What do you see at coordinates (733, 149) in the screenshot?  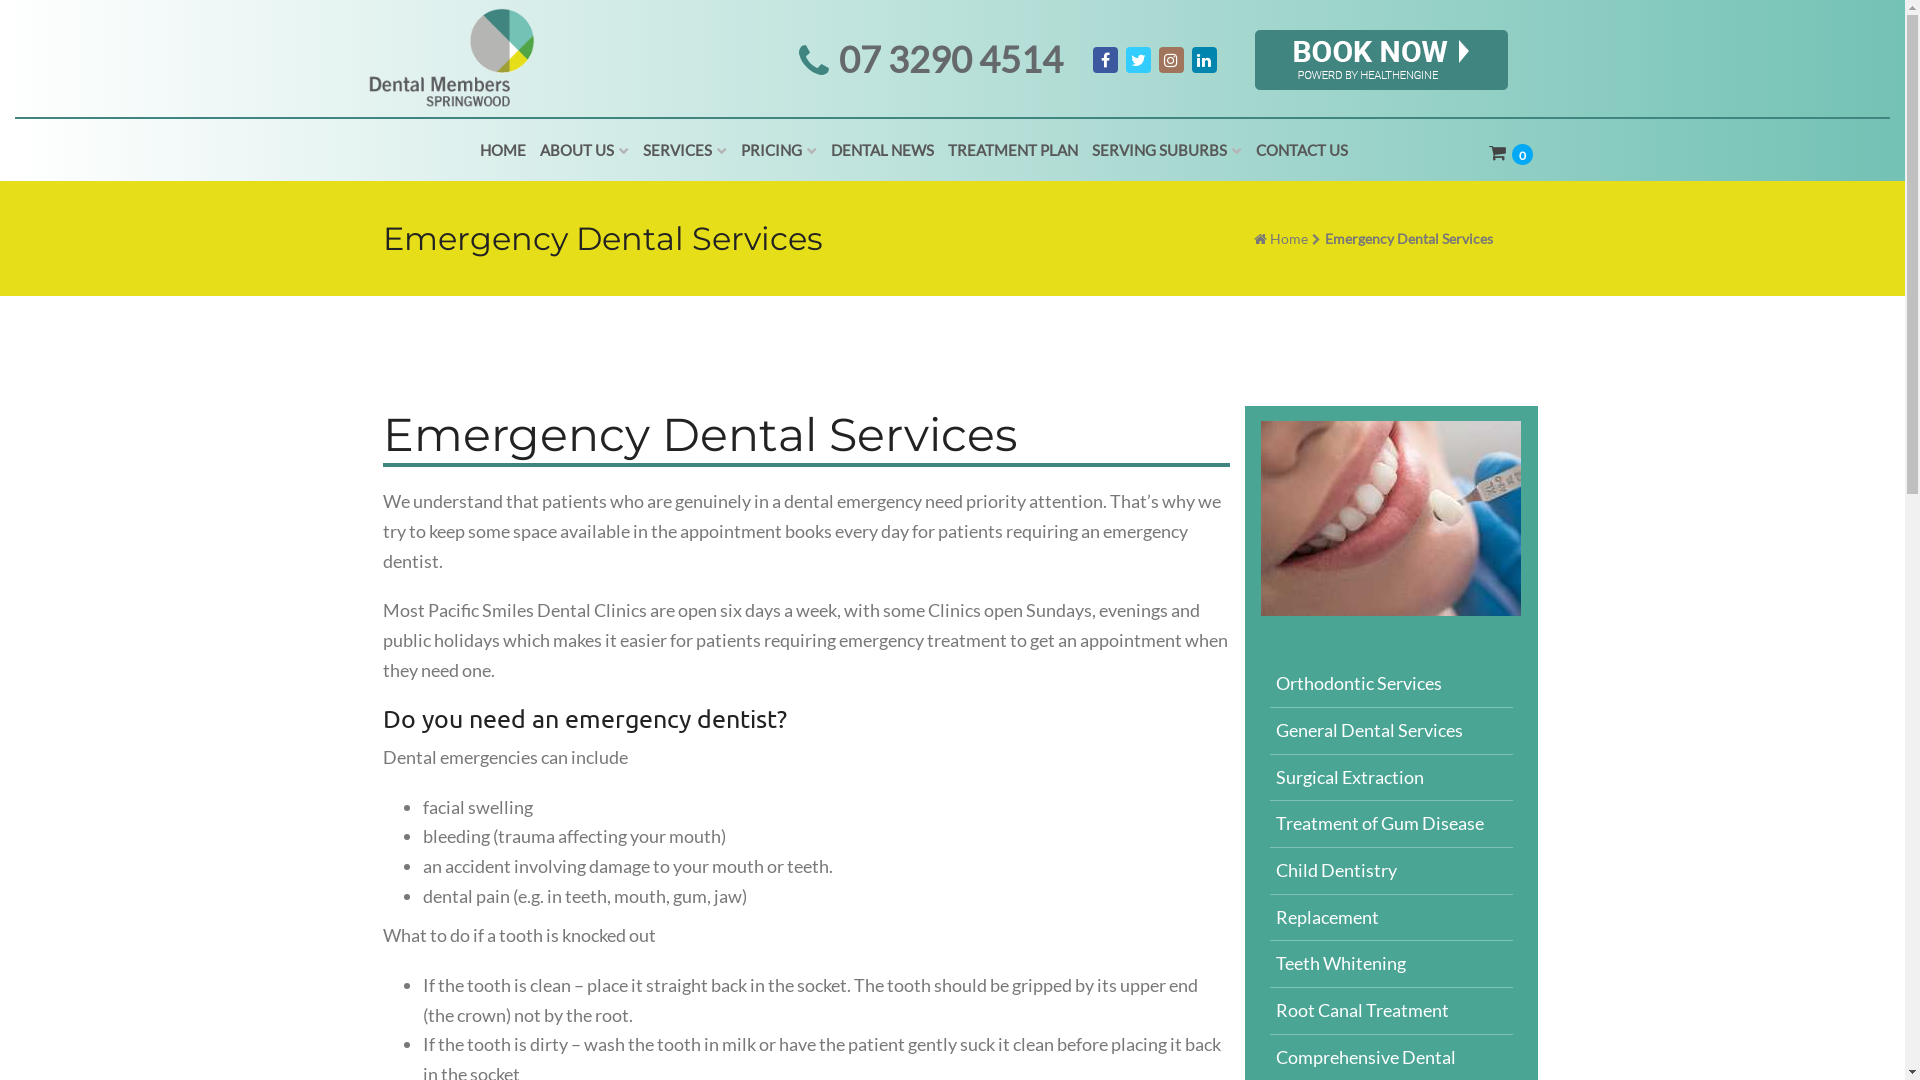 I see `'PRICING'` at bounding box center [733, 149].